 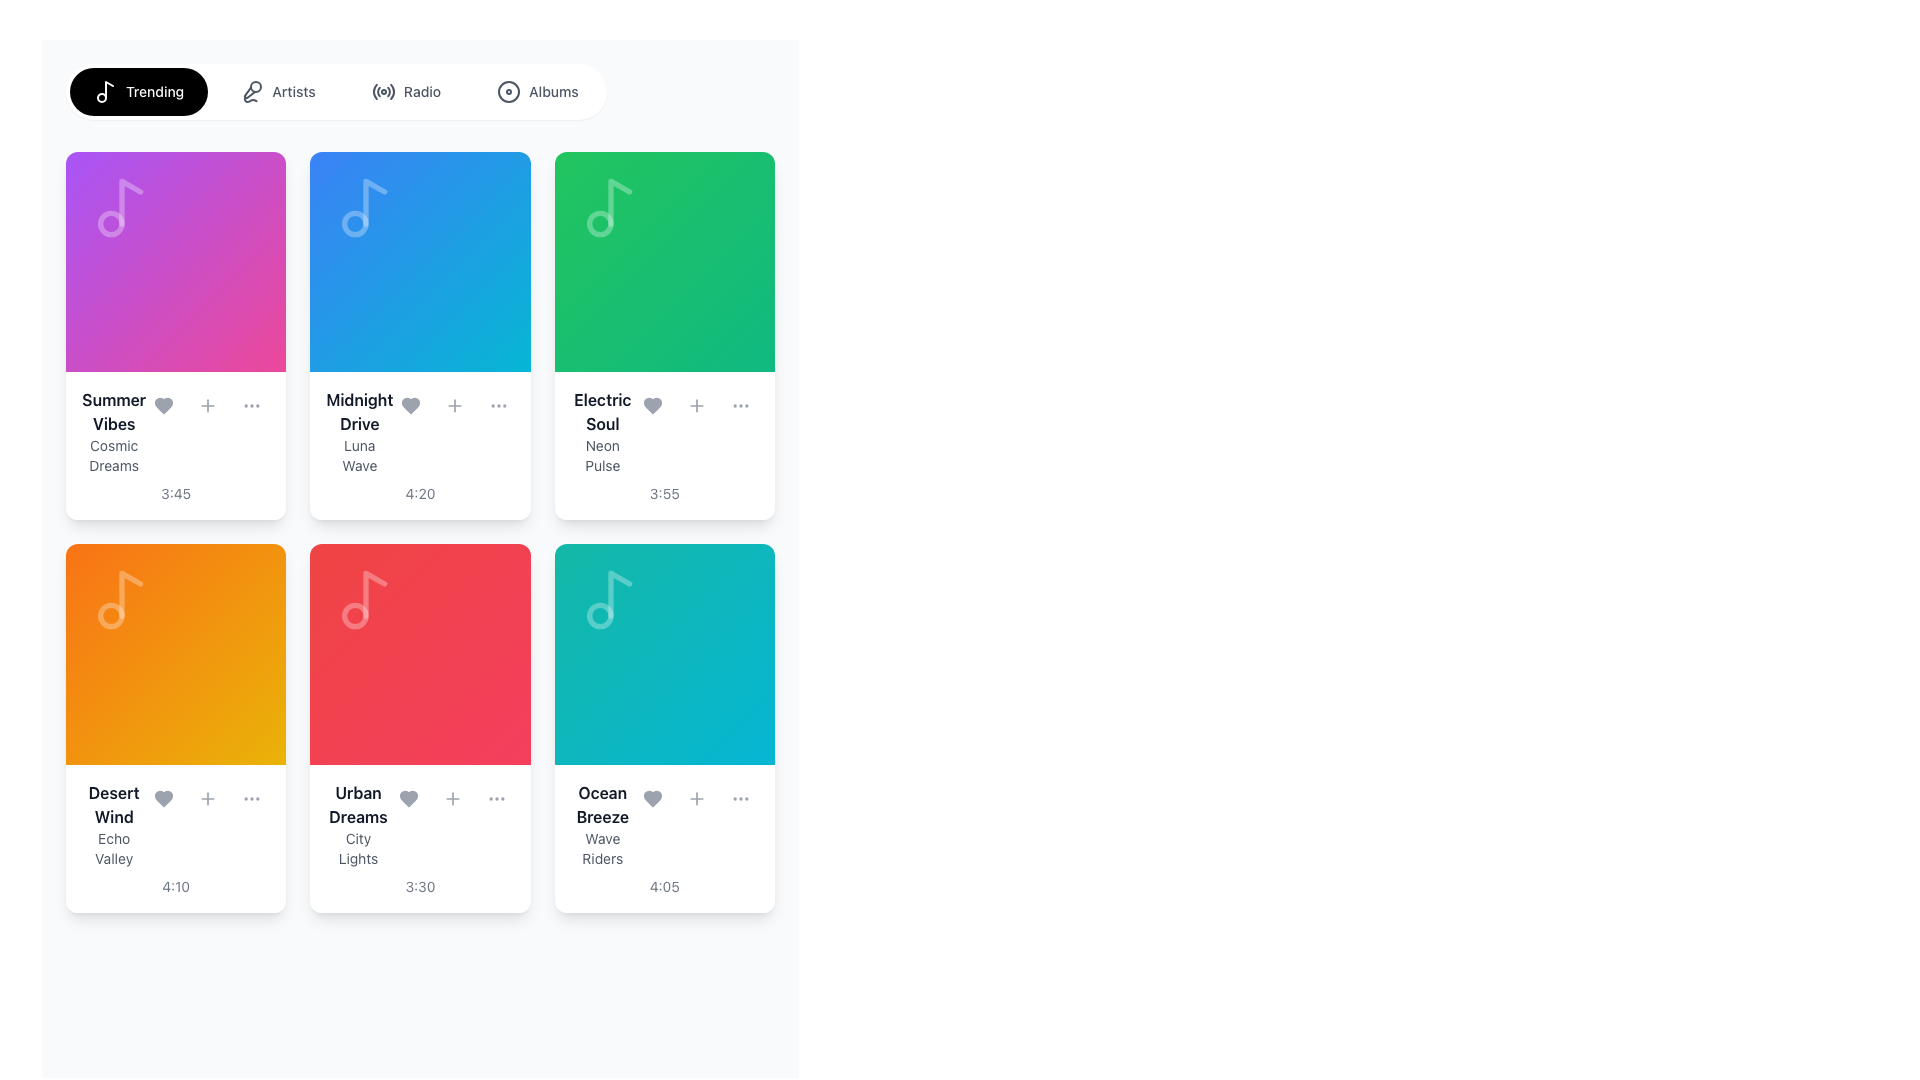 What do you see at coordinates (366, 599) in the screenshot?
I see `the decorative music icon located in the 'Urban Dreams' card in the second row, second column of the music library grid interface` at bounding box center [366, 599].